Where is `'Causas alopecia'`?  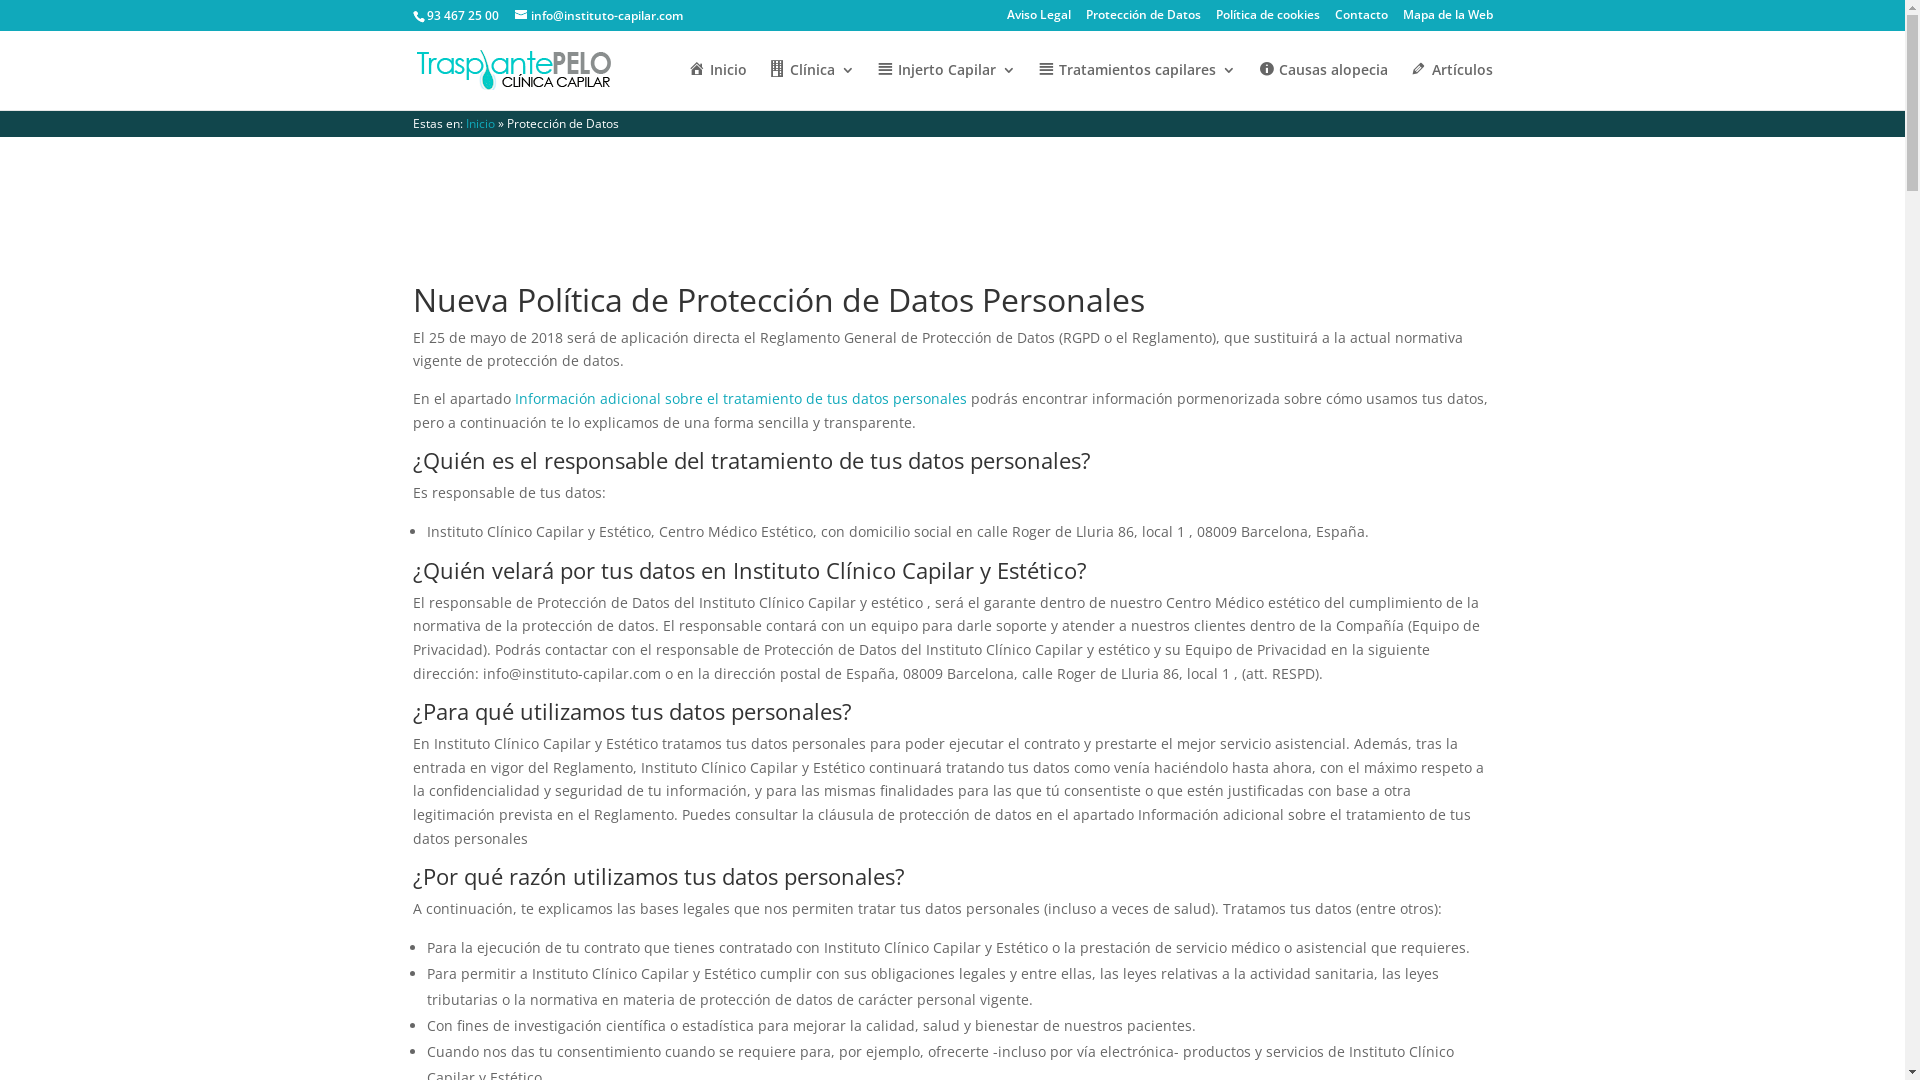 'Causas alopecia' is located at coordinates (1323, 85).